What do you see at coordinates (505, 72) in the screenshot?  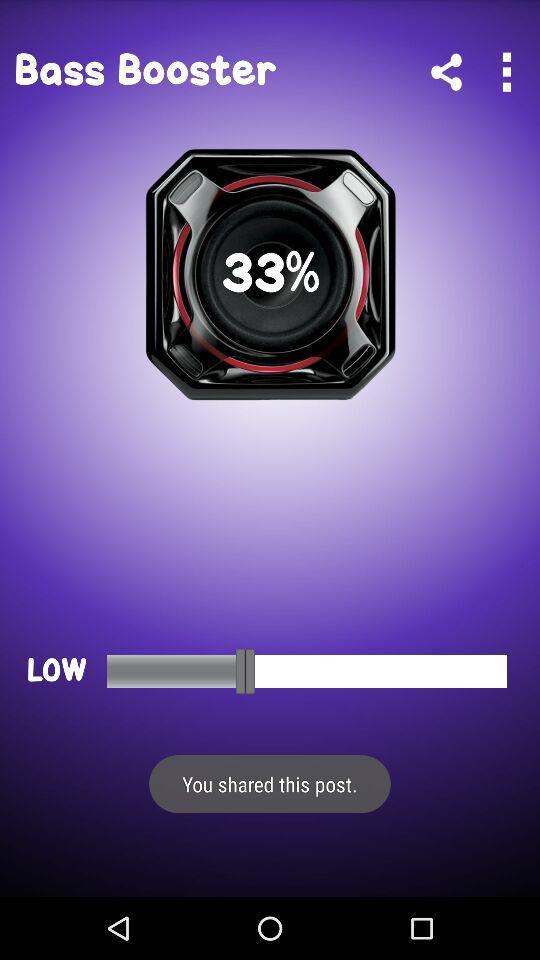 I see `settings` at bounding box center [505, 72].